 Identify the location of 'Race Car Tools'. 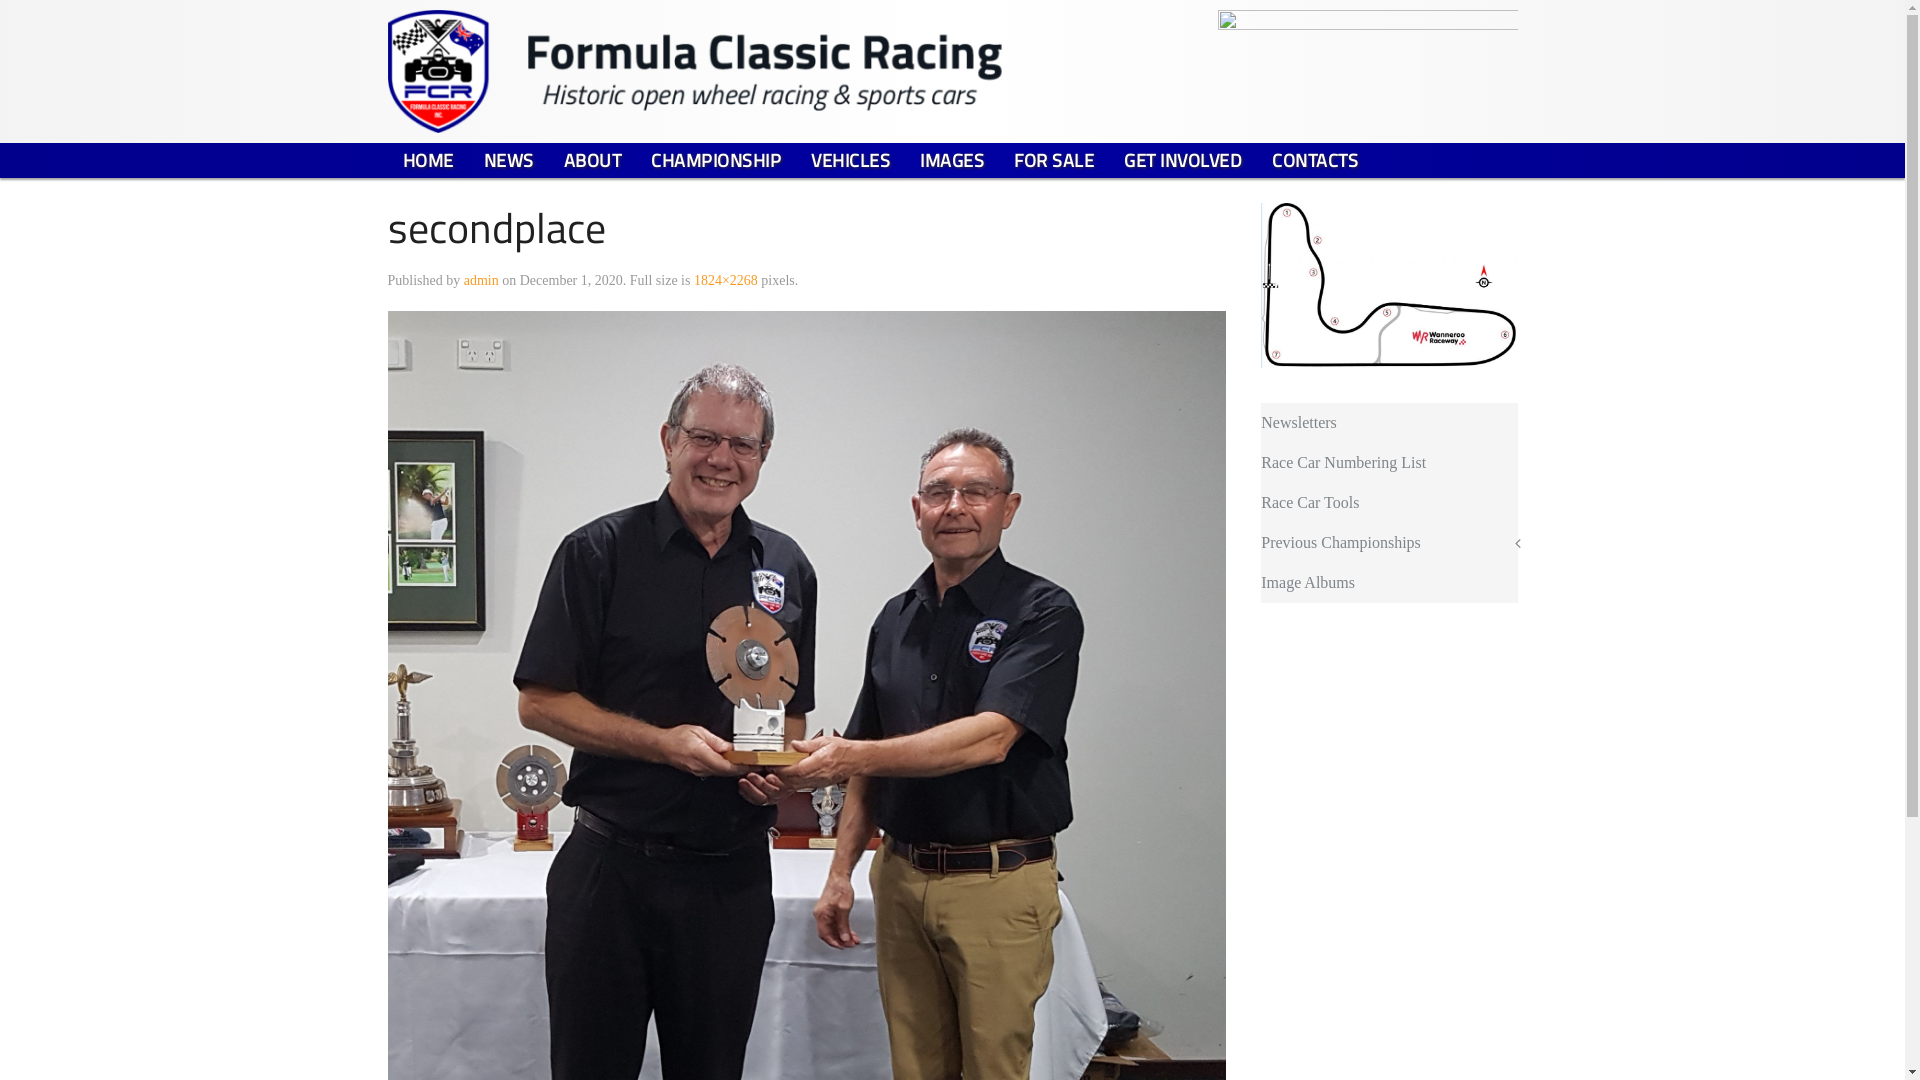
(1387, 501).